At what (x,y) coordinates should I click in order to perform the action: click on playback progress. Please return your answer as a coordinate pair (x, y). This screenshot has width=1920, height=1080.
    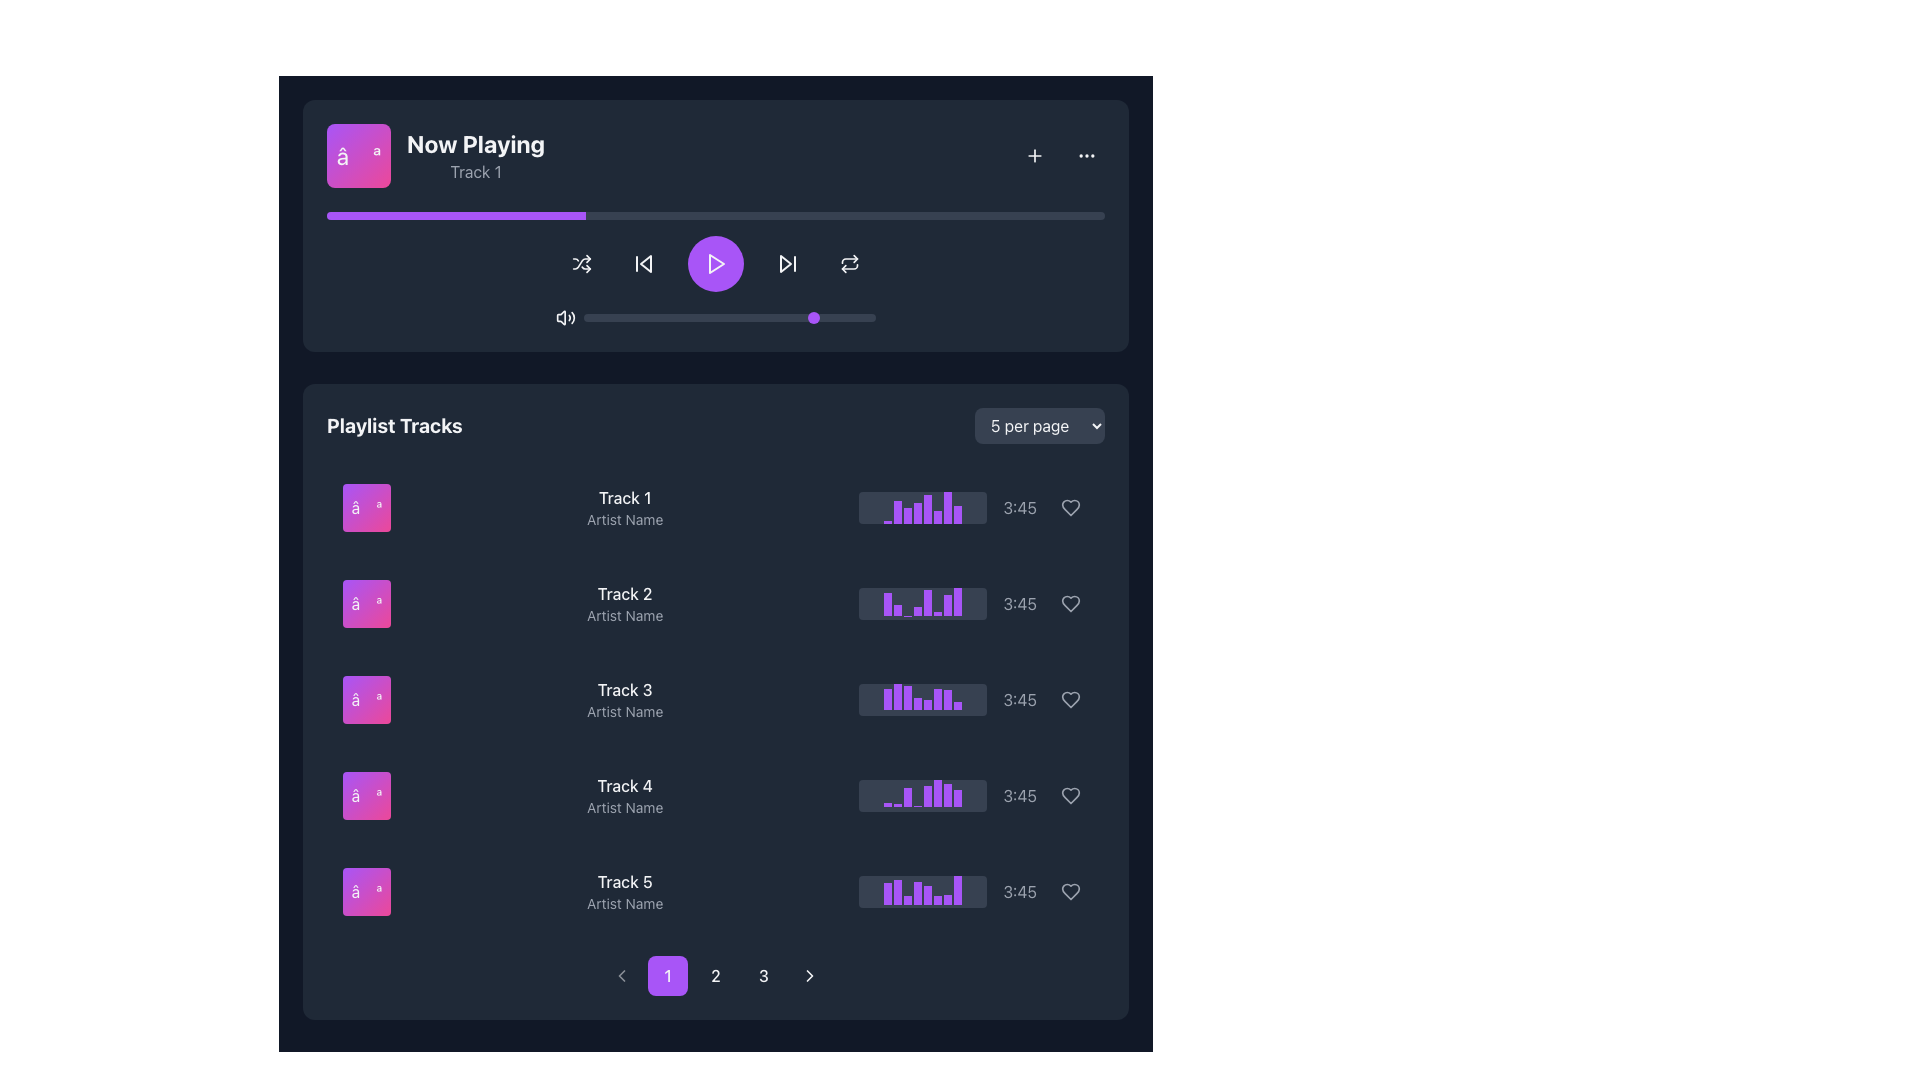
    Looking at the image, I should click on (972, 216).